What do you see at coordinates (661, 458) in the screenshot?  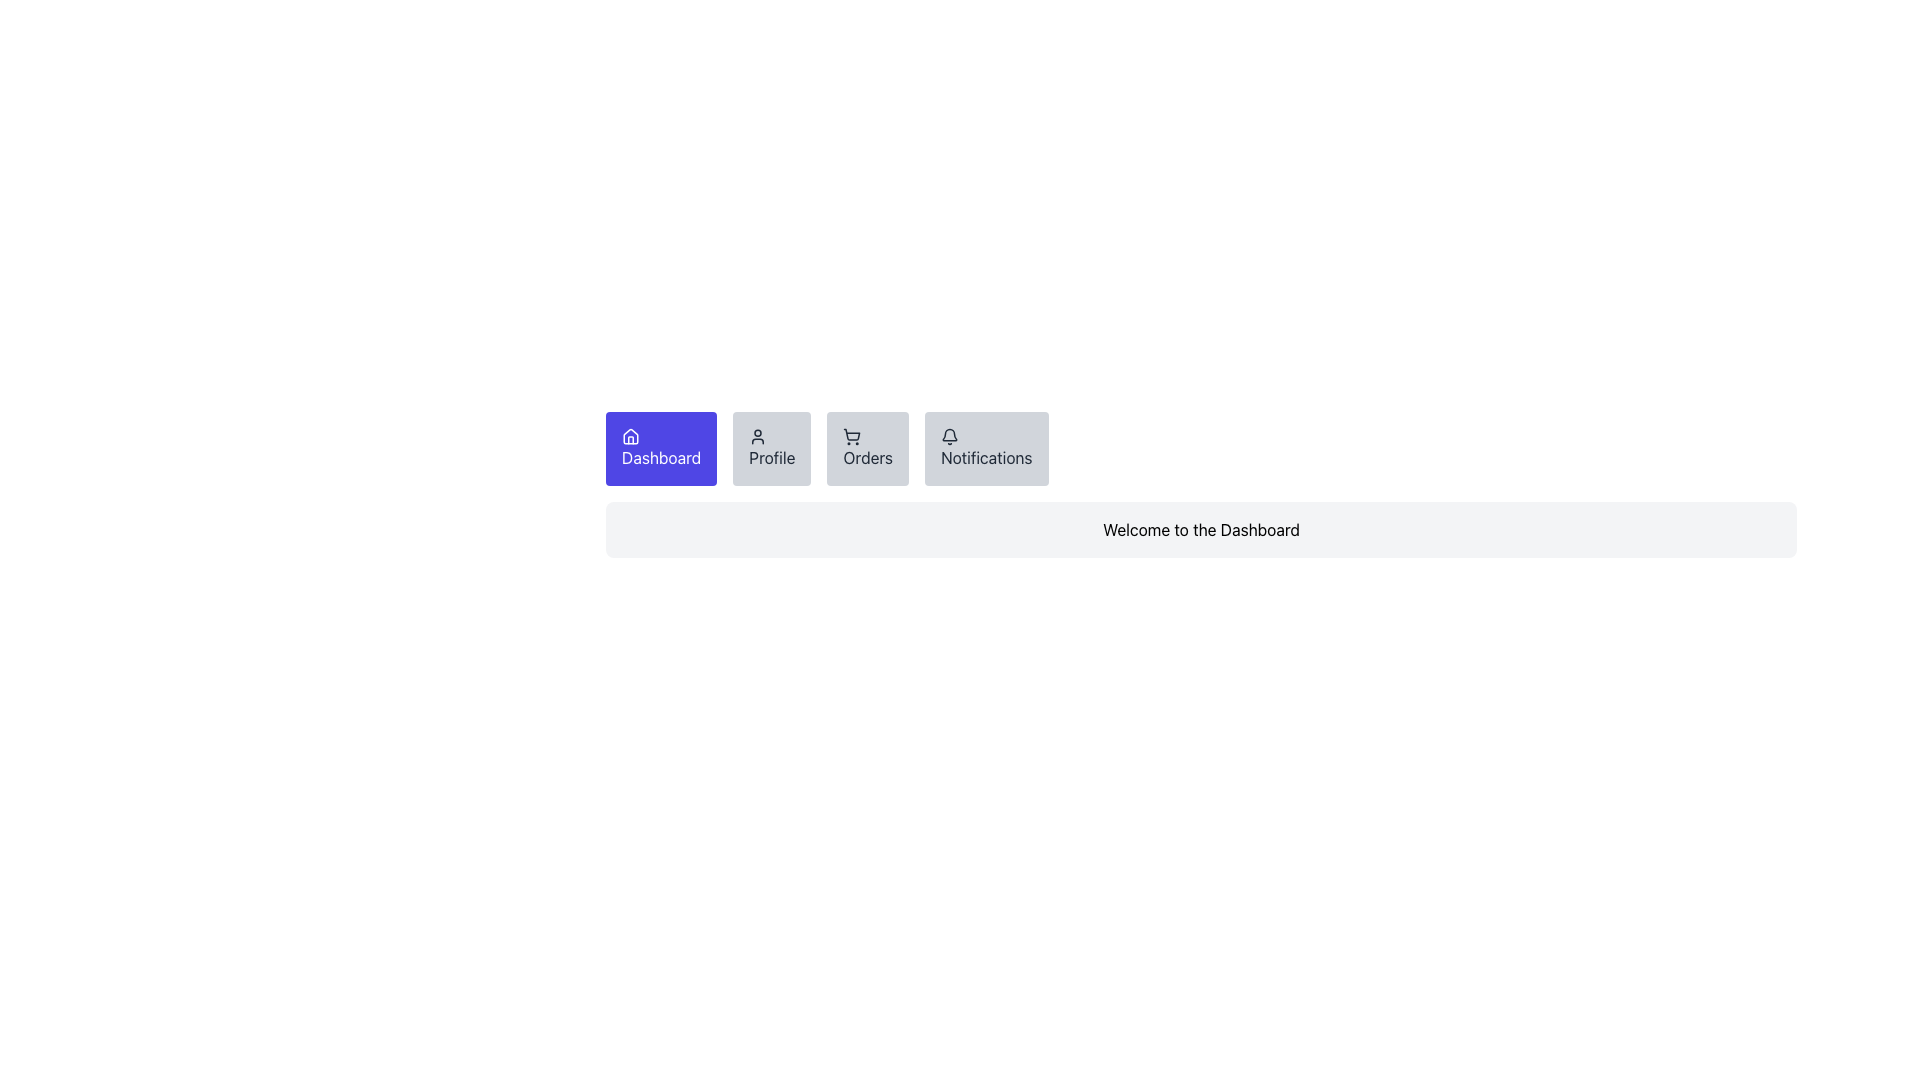 I see `the 'Dashboard' text label in the top-left corner of the navigation menu, styled with white font on a violet background` at bounding box center [661, 458].